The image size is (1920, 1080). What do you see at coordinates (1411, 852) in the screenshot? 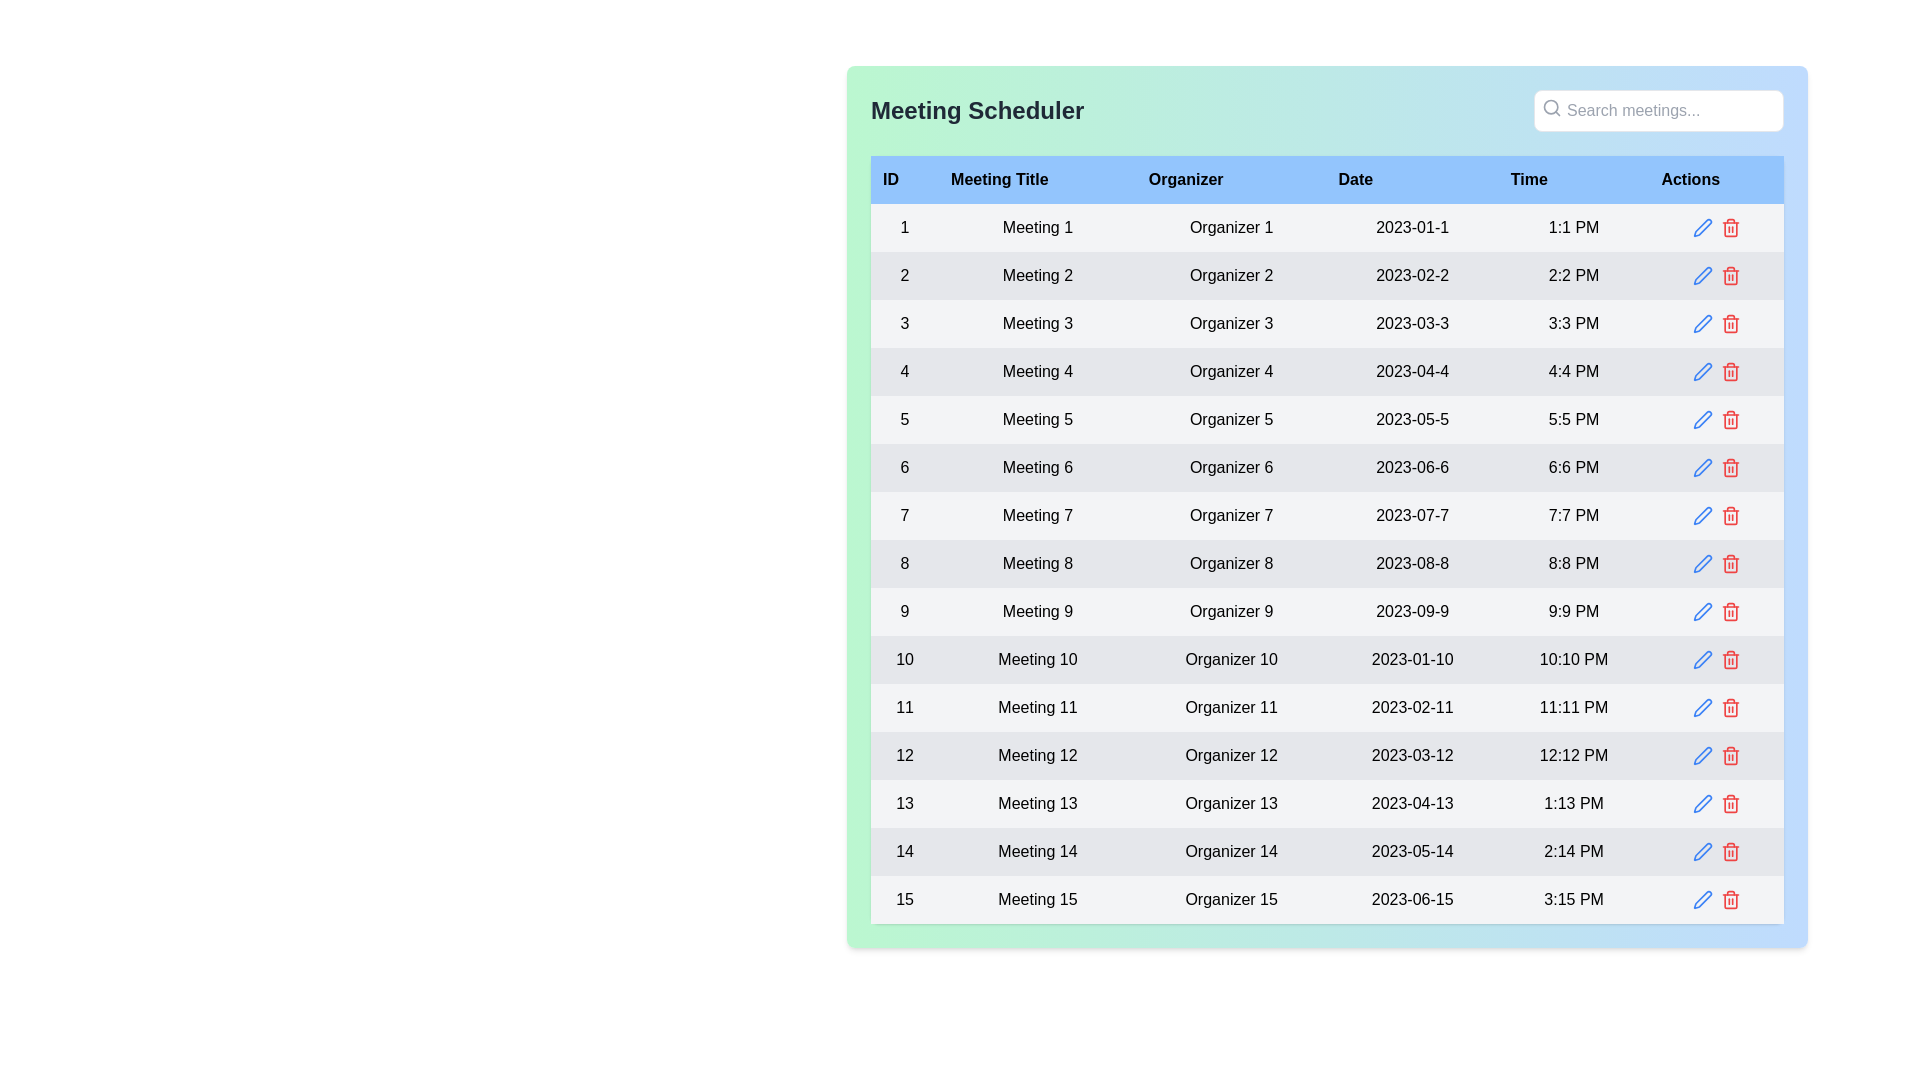
I see `date displayed in the static text element that shows '2023-05-14' in the 'Date' column of the 14th row of the table` at bounding box center [1411, 852].